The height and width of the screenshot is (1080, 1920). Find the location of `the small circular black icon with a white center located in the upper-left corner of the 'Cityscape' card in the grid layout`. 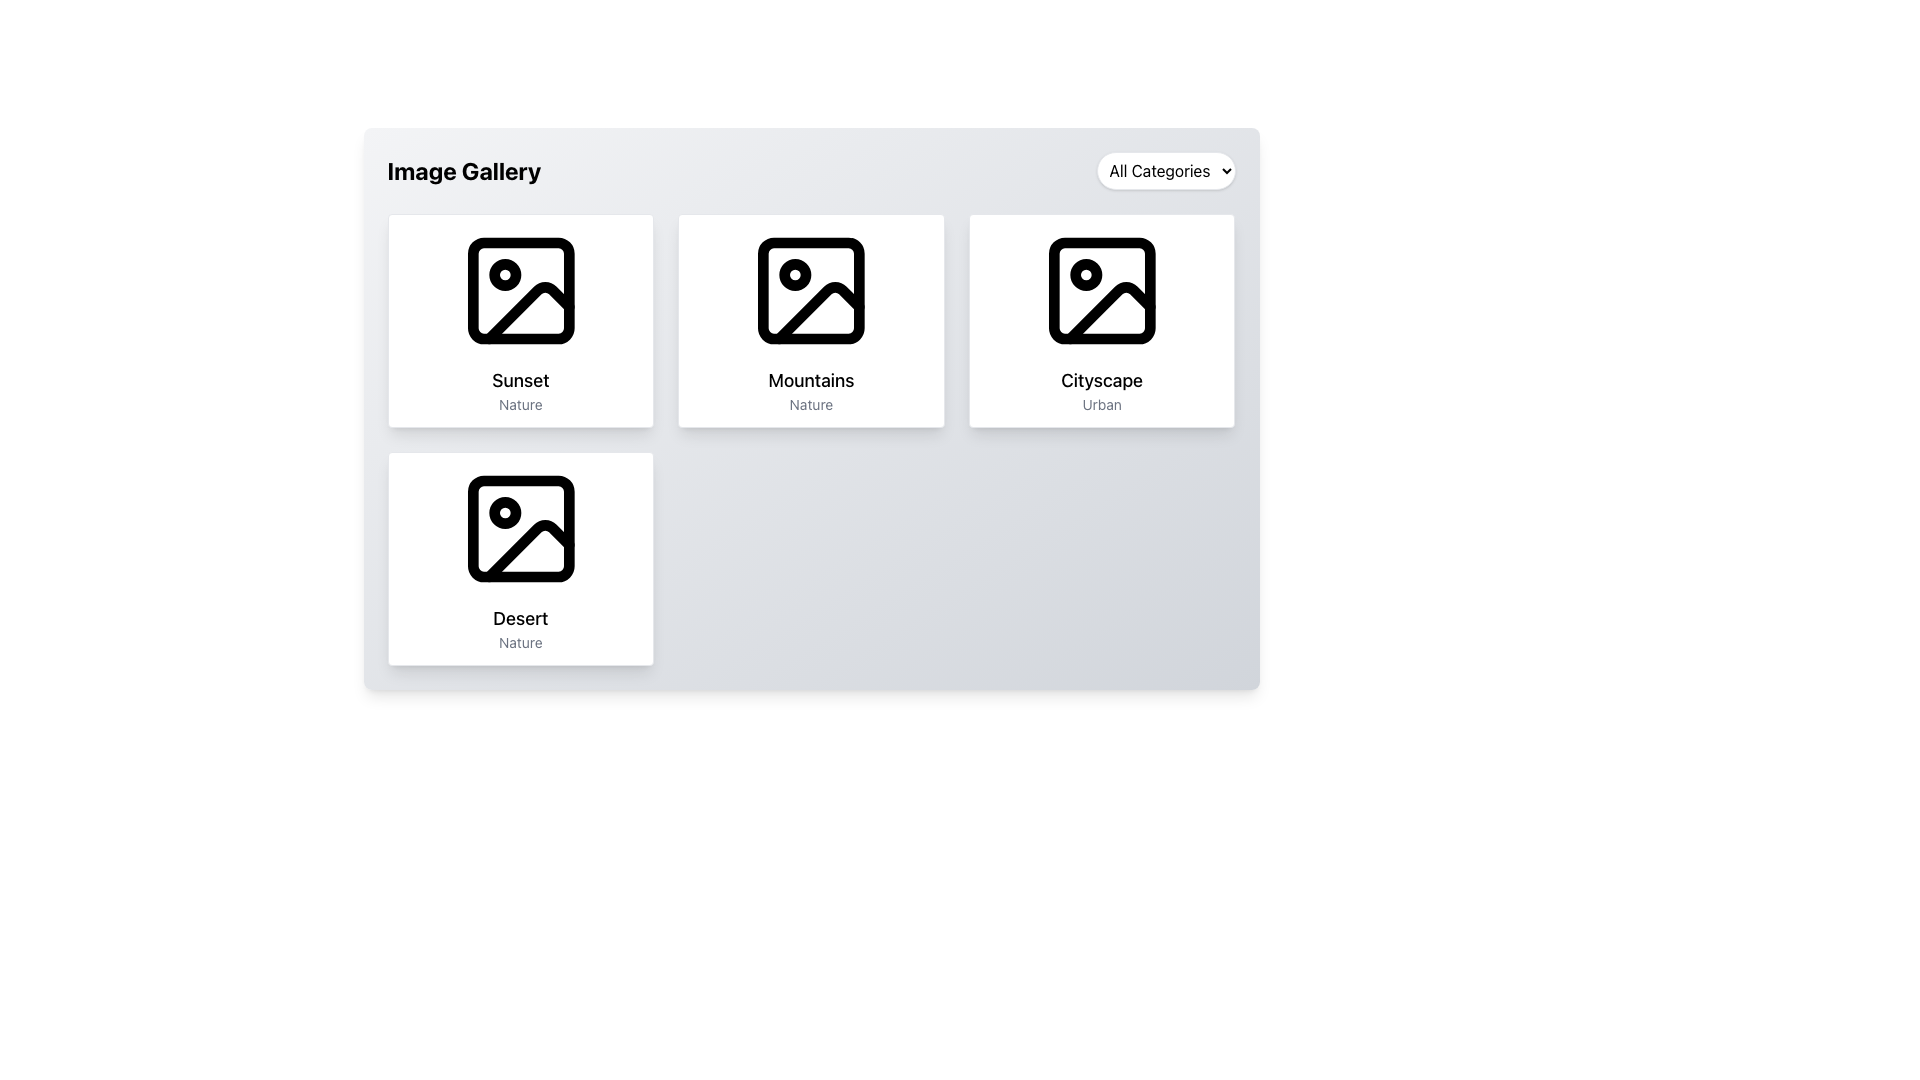

the small circular black icon with a white center located in the upper-left corner of the 'Cityscape' card in the grid layout is located at coordinates (1085, 274).